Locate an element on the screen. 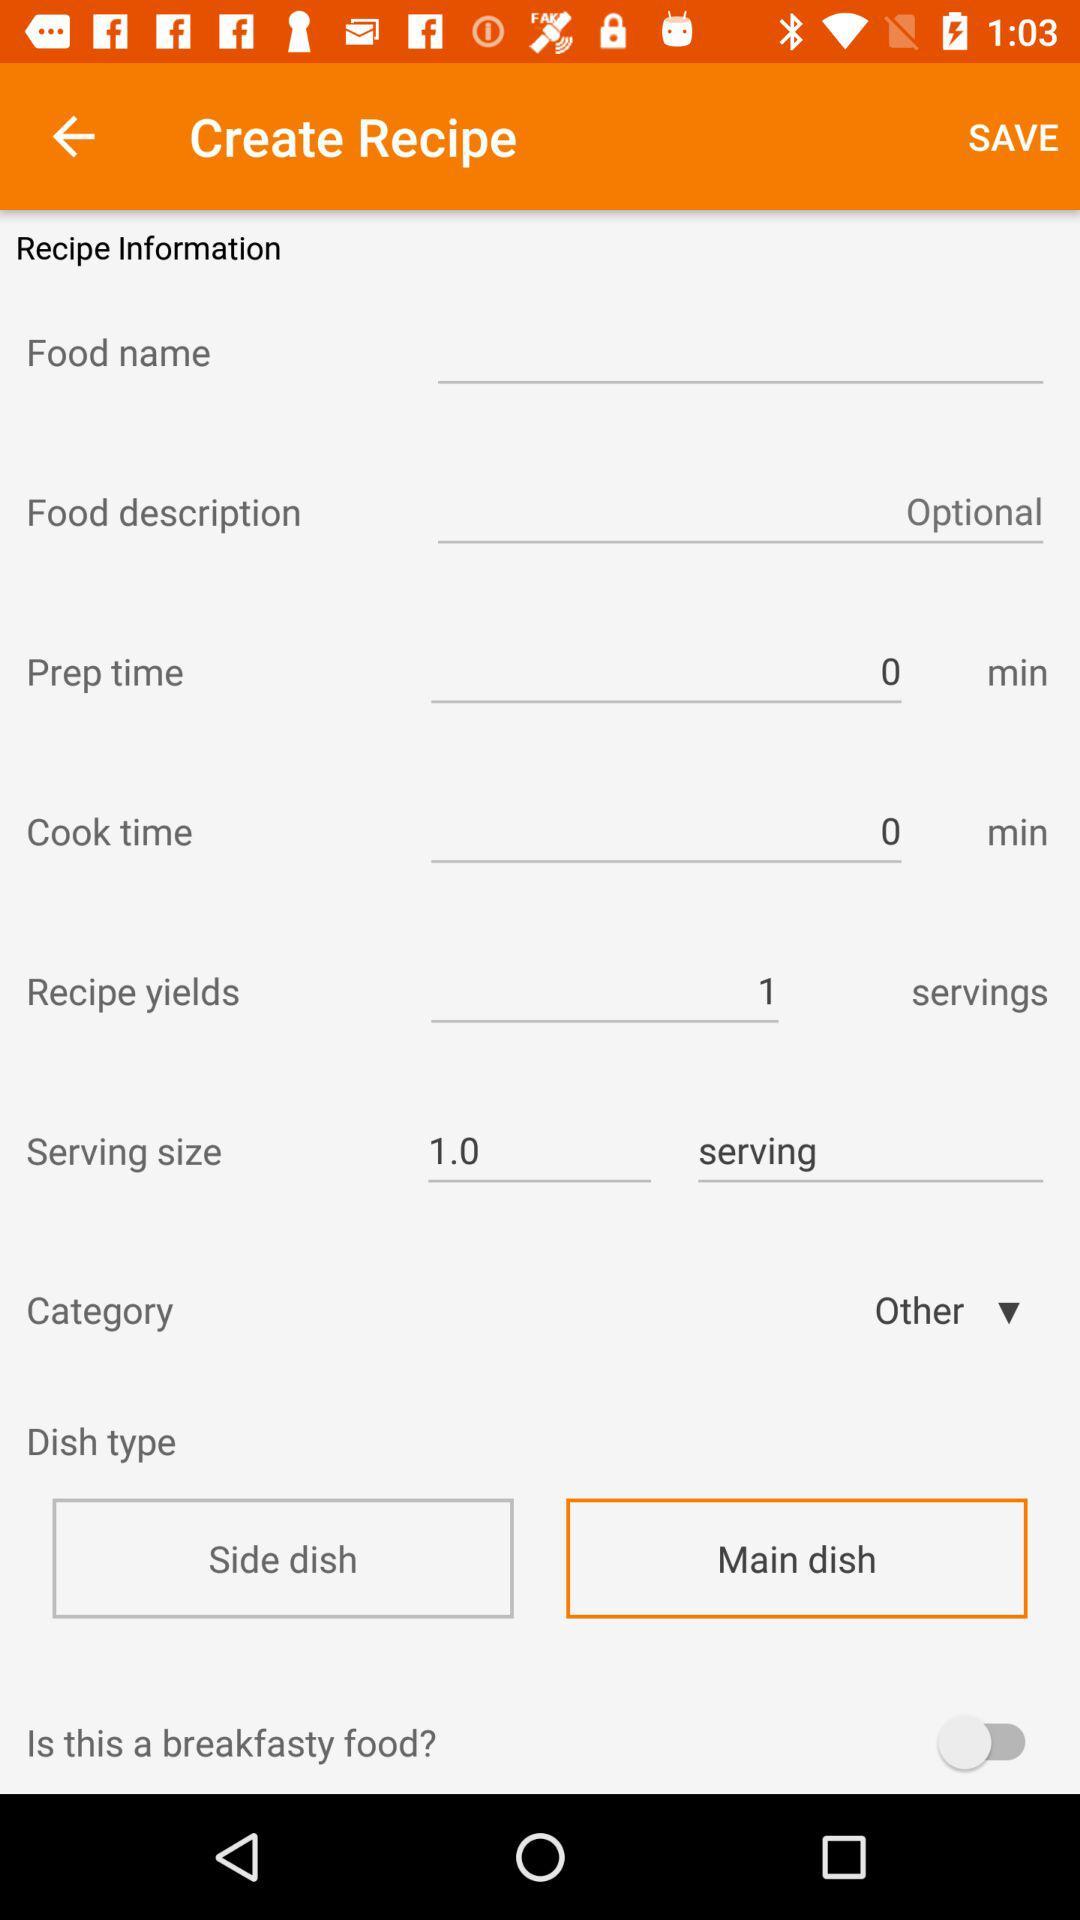 The height and width of the screenshot is (1920, 1080). the item below the recipe information item is located at coordinates (213, 351).